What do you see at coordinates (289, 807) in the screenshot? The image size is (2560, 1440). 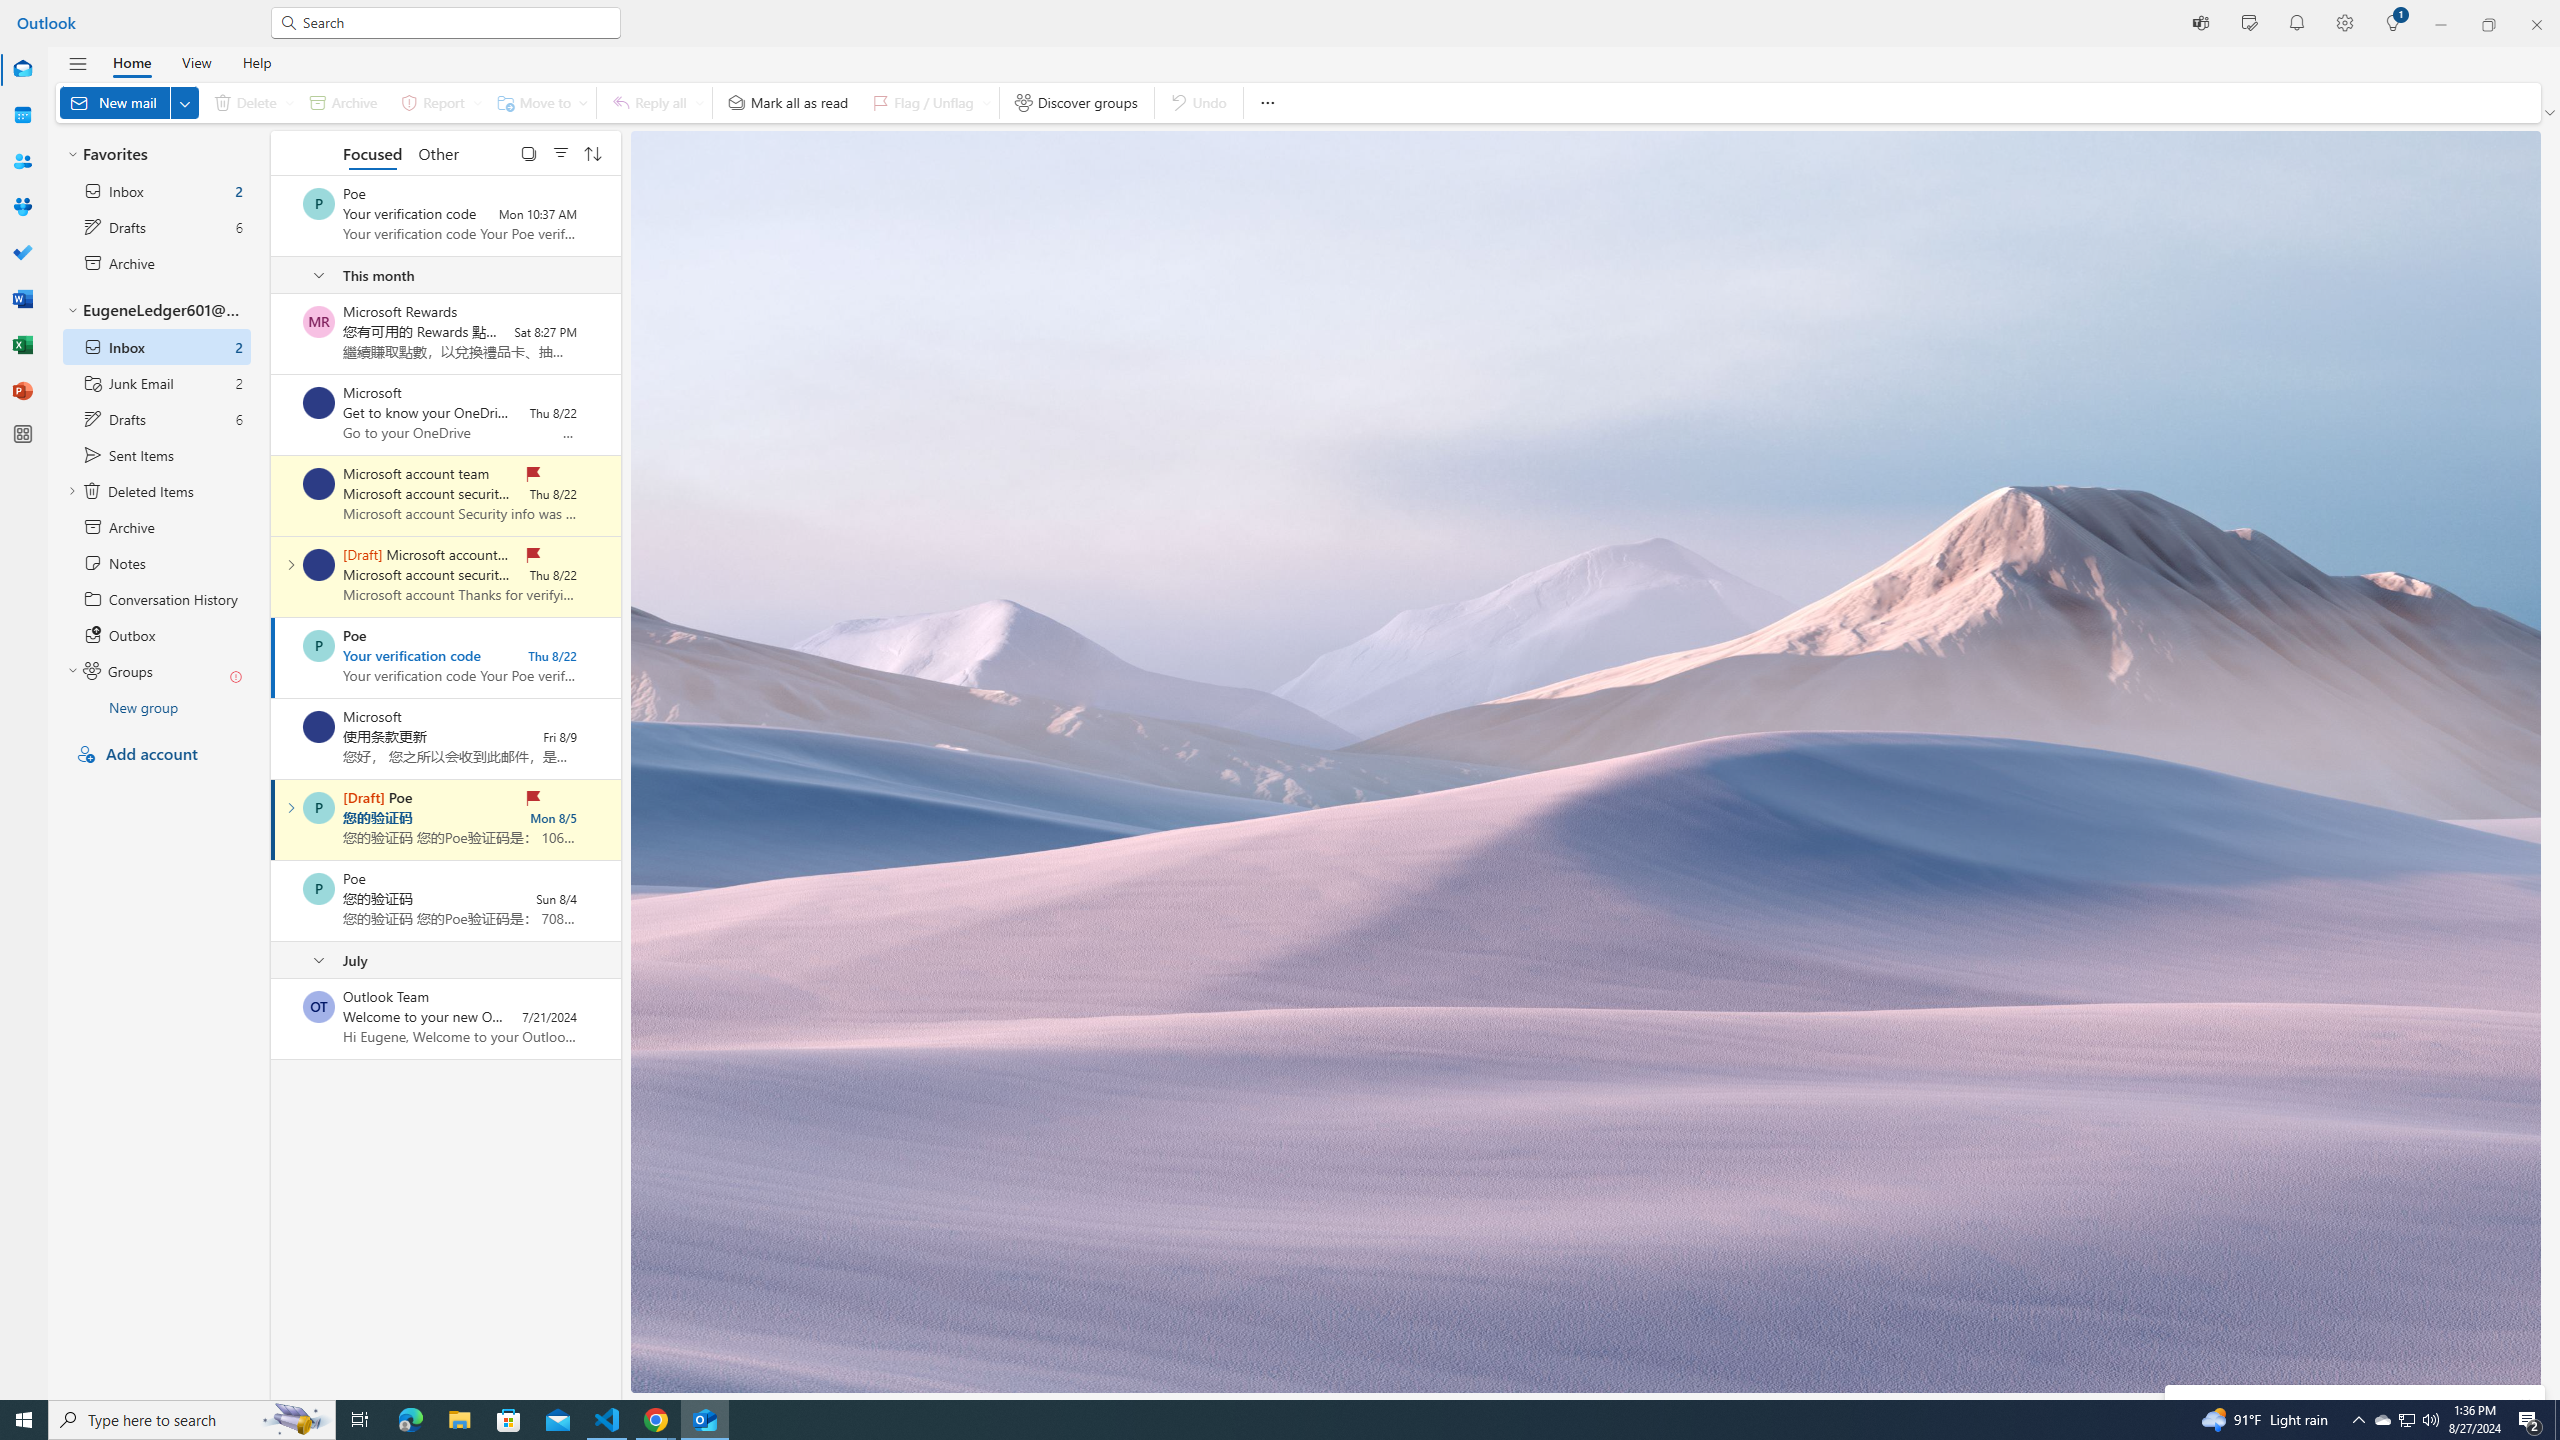 I see `'Expand conversation'` at bounding box center [289, 807].